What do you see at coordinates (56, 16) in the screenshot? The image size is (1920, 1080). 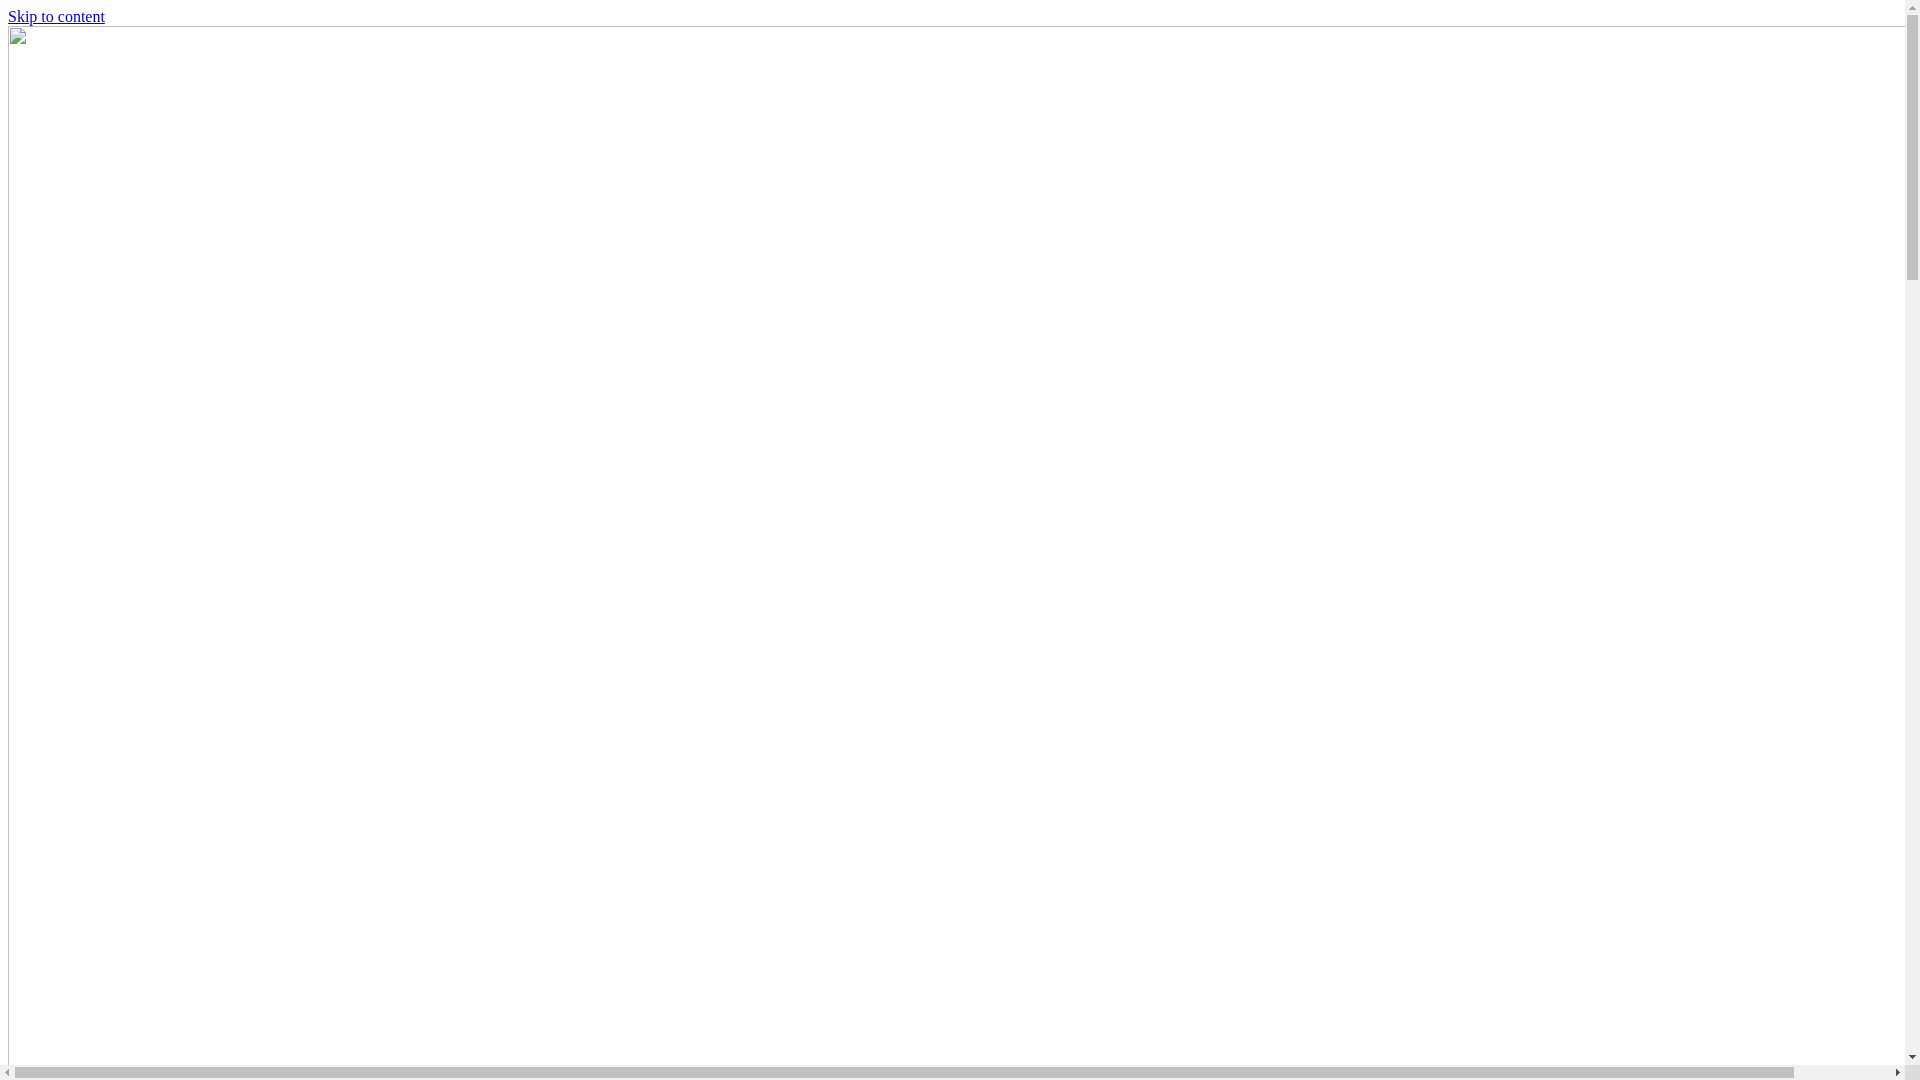 I see `'Skip to content'` at bounding box center [56, 16].